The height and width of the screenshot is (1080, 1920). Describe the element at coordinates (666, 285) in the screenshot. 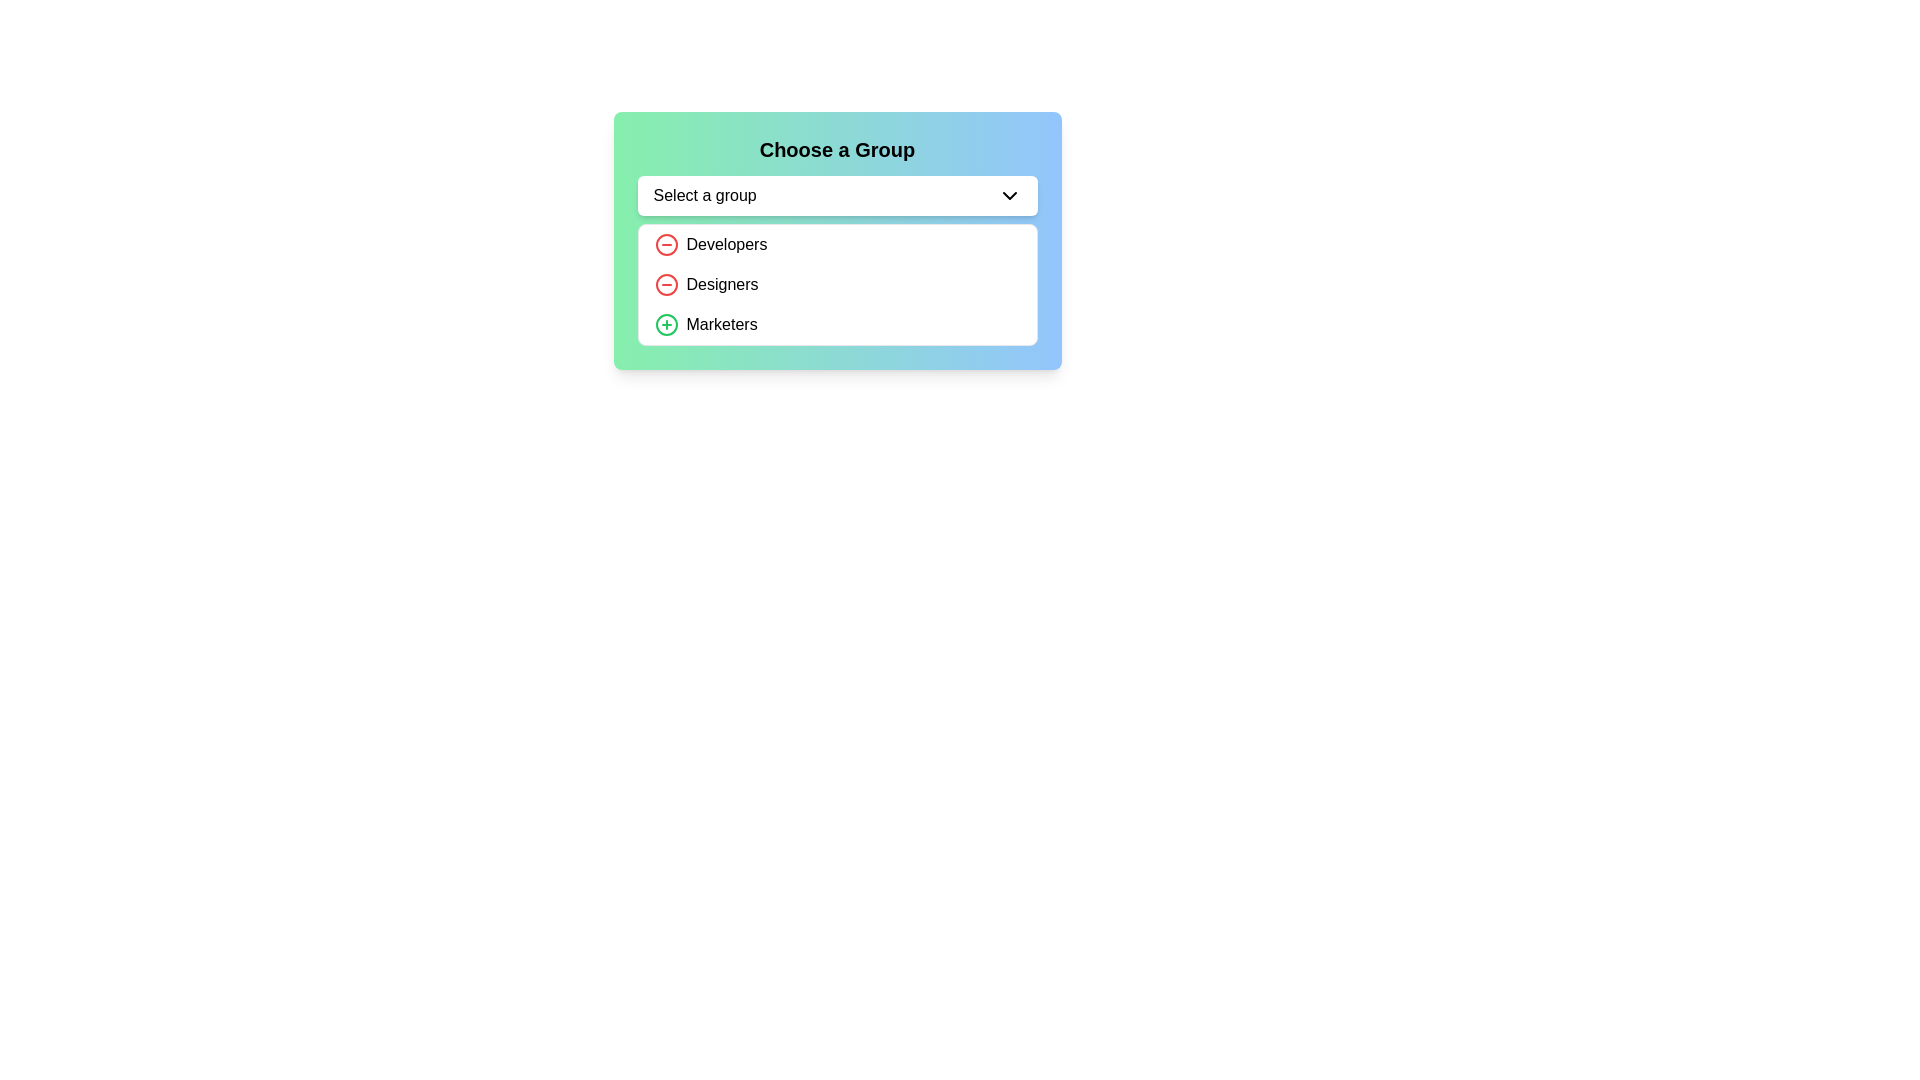

I see `the red circular minus icon located before the text 'Designers' in the drop-down menu titled 'Choose a Group'` at that location.